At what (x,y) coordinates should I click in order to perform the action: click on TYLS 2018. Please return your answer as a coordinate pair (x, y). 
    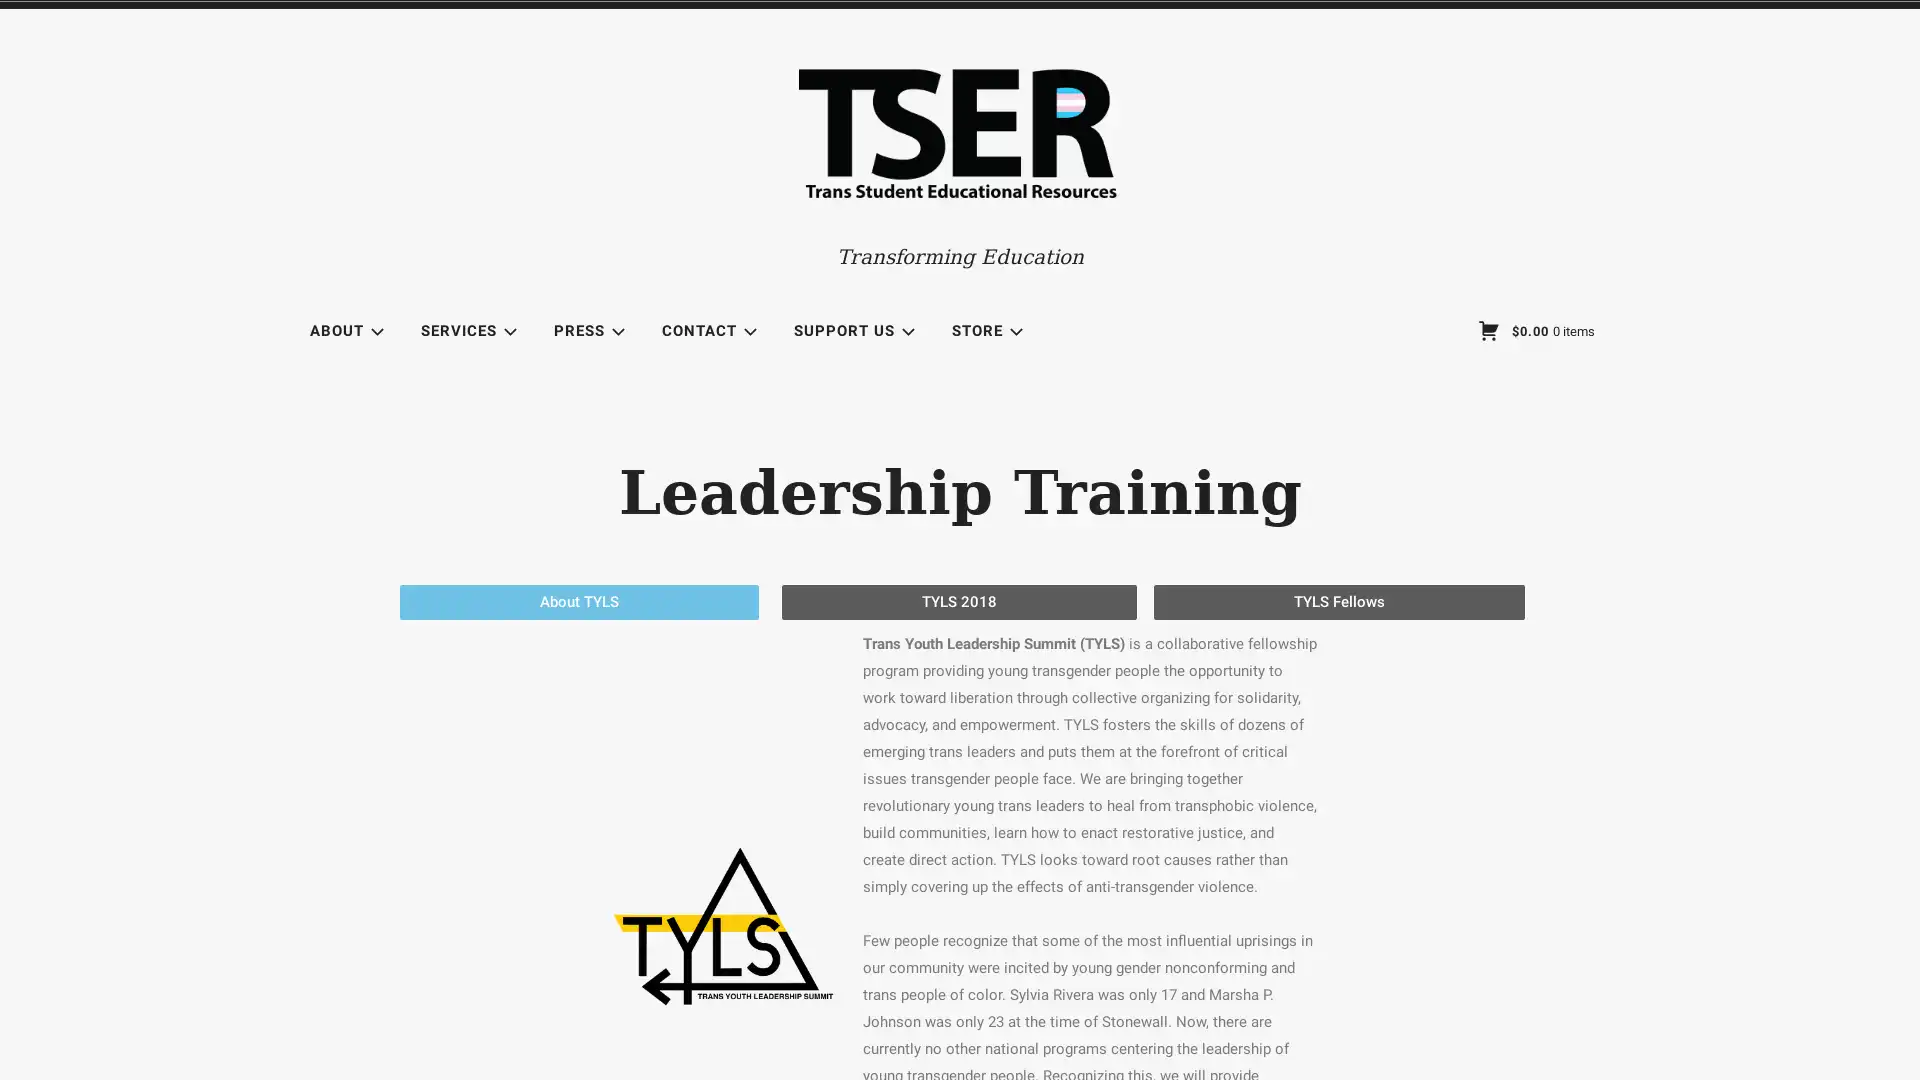
    Looking at the image, I should click on (958, 601).